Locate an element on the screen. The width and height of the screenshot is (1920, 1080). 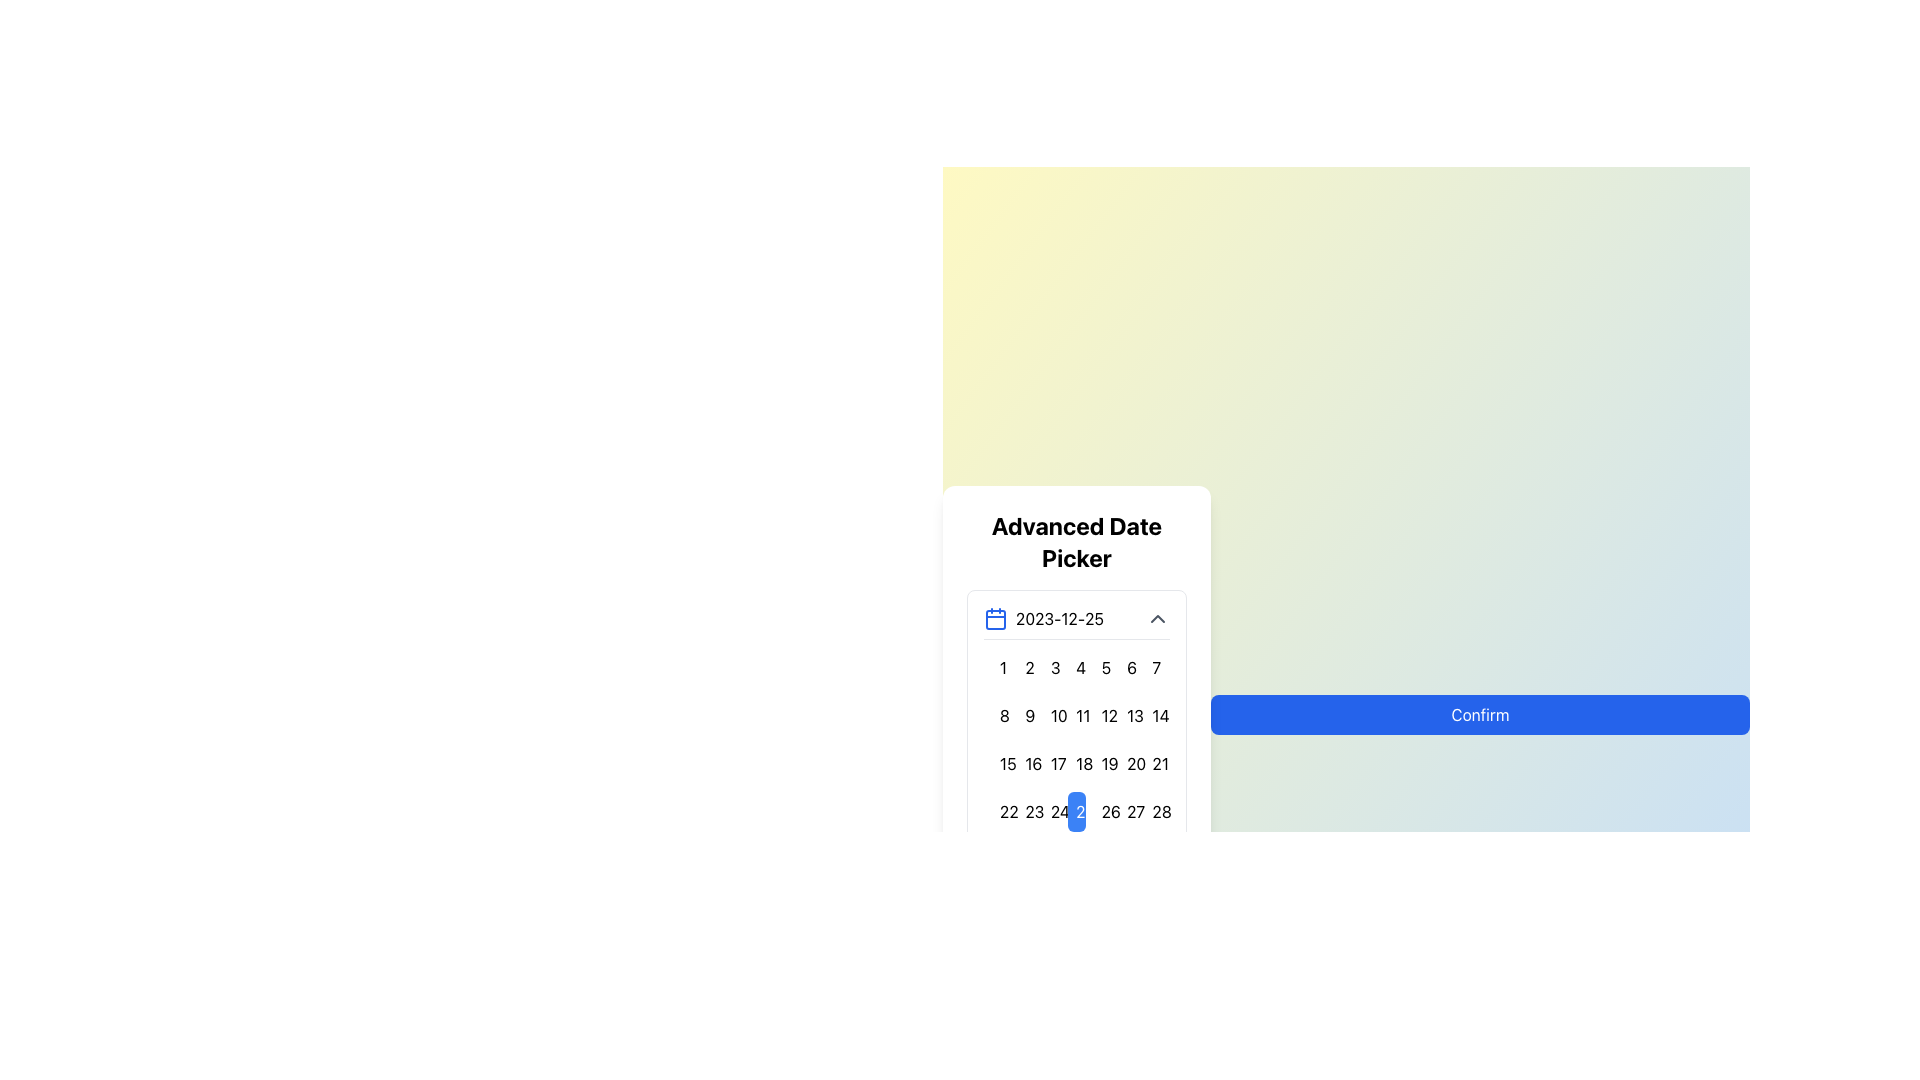
the button that allows the user to select the 16th day in the calendar month is located at coordinates (1026, 763).